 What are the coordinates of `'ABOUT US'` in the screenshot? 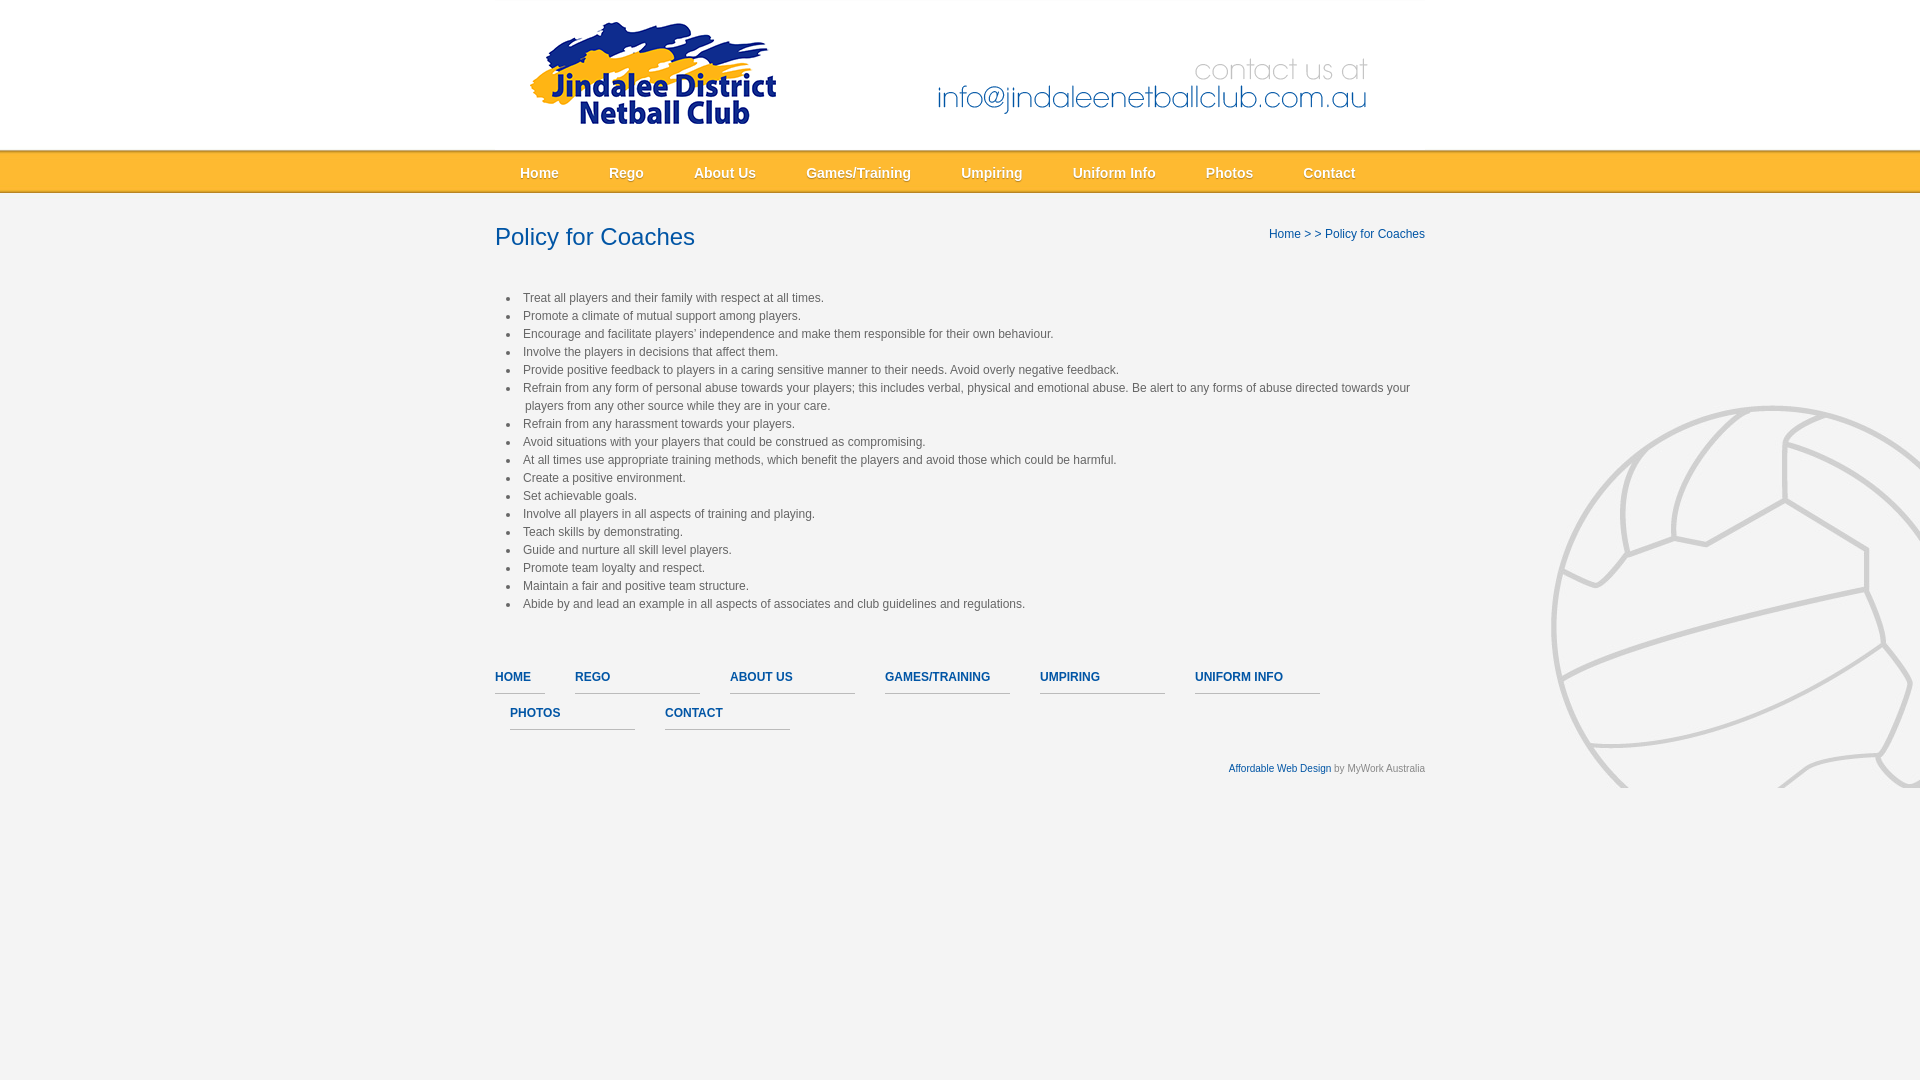 It's located at (760, 676).